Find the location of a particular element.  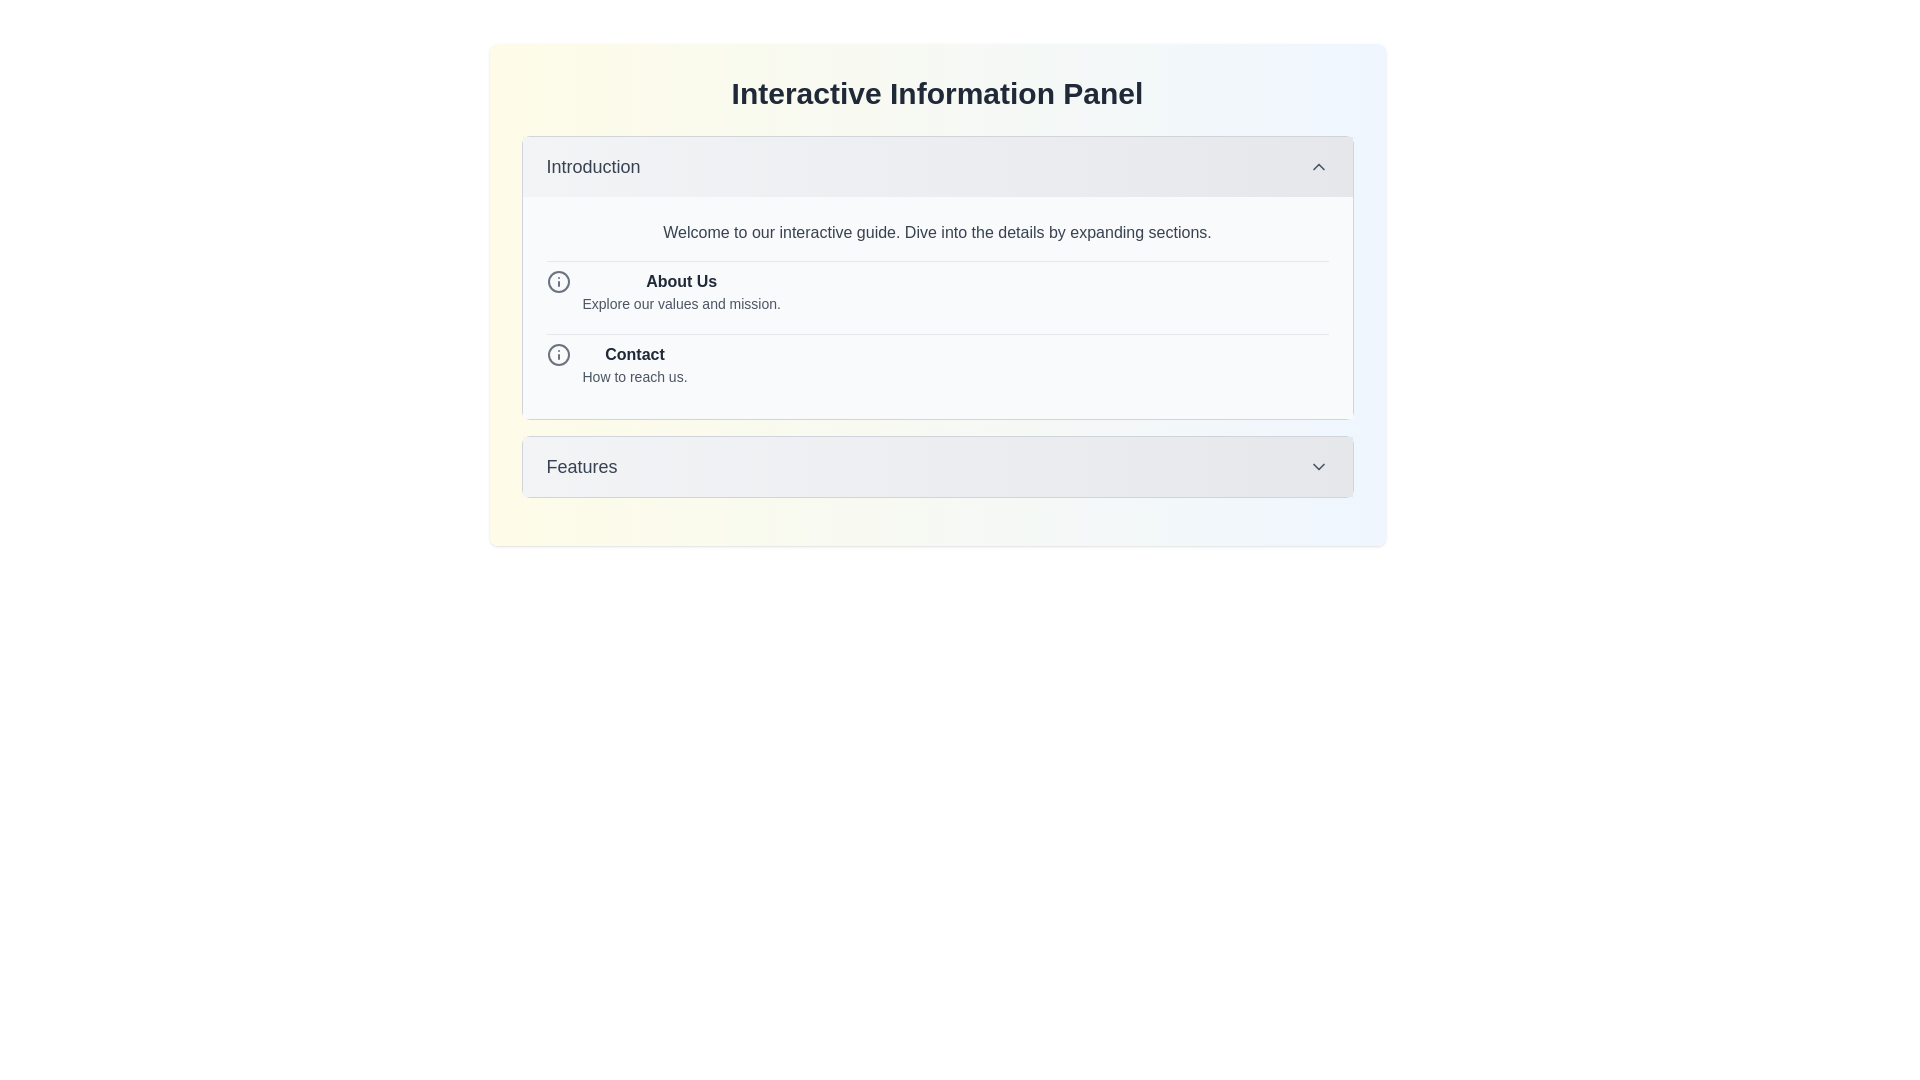

informational label that consists of two lines of text, with 'Contact' in bold dark gray and 'How to reach us.' in smaller light gray, located as the second item in the list-style section is located at coordinates (633, 365).